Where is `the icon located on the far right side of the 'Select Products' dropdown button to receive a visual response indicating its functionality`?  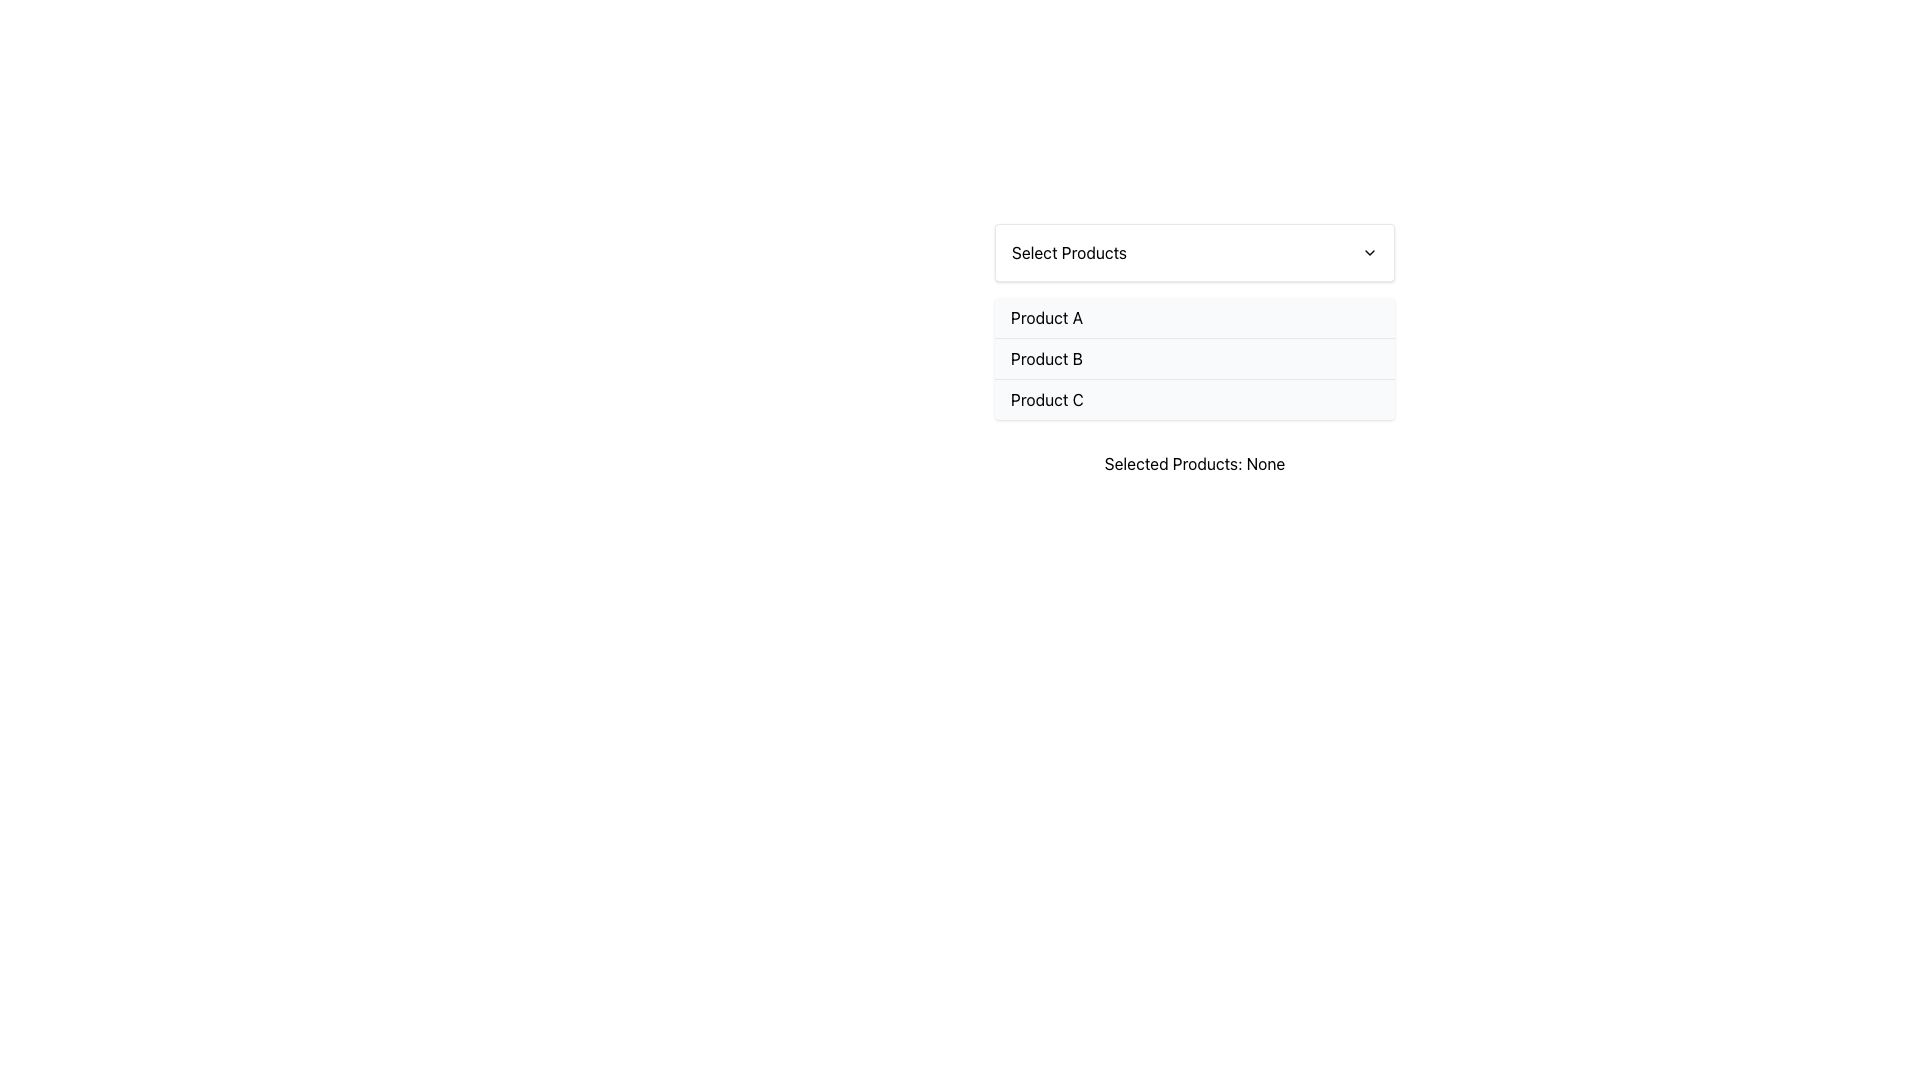 the icon located on the far right side of the 'Select Products' dropdown button to receive a visual response indicating its functionality is located at coordinates (1368, 252).